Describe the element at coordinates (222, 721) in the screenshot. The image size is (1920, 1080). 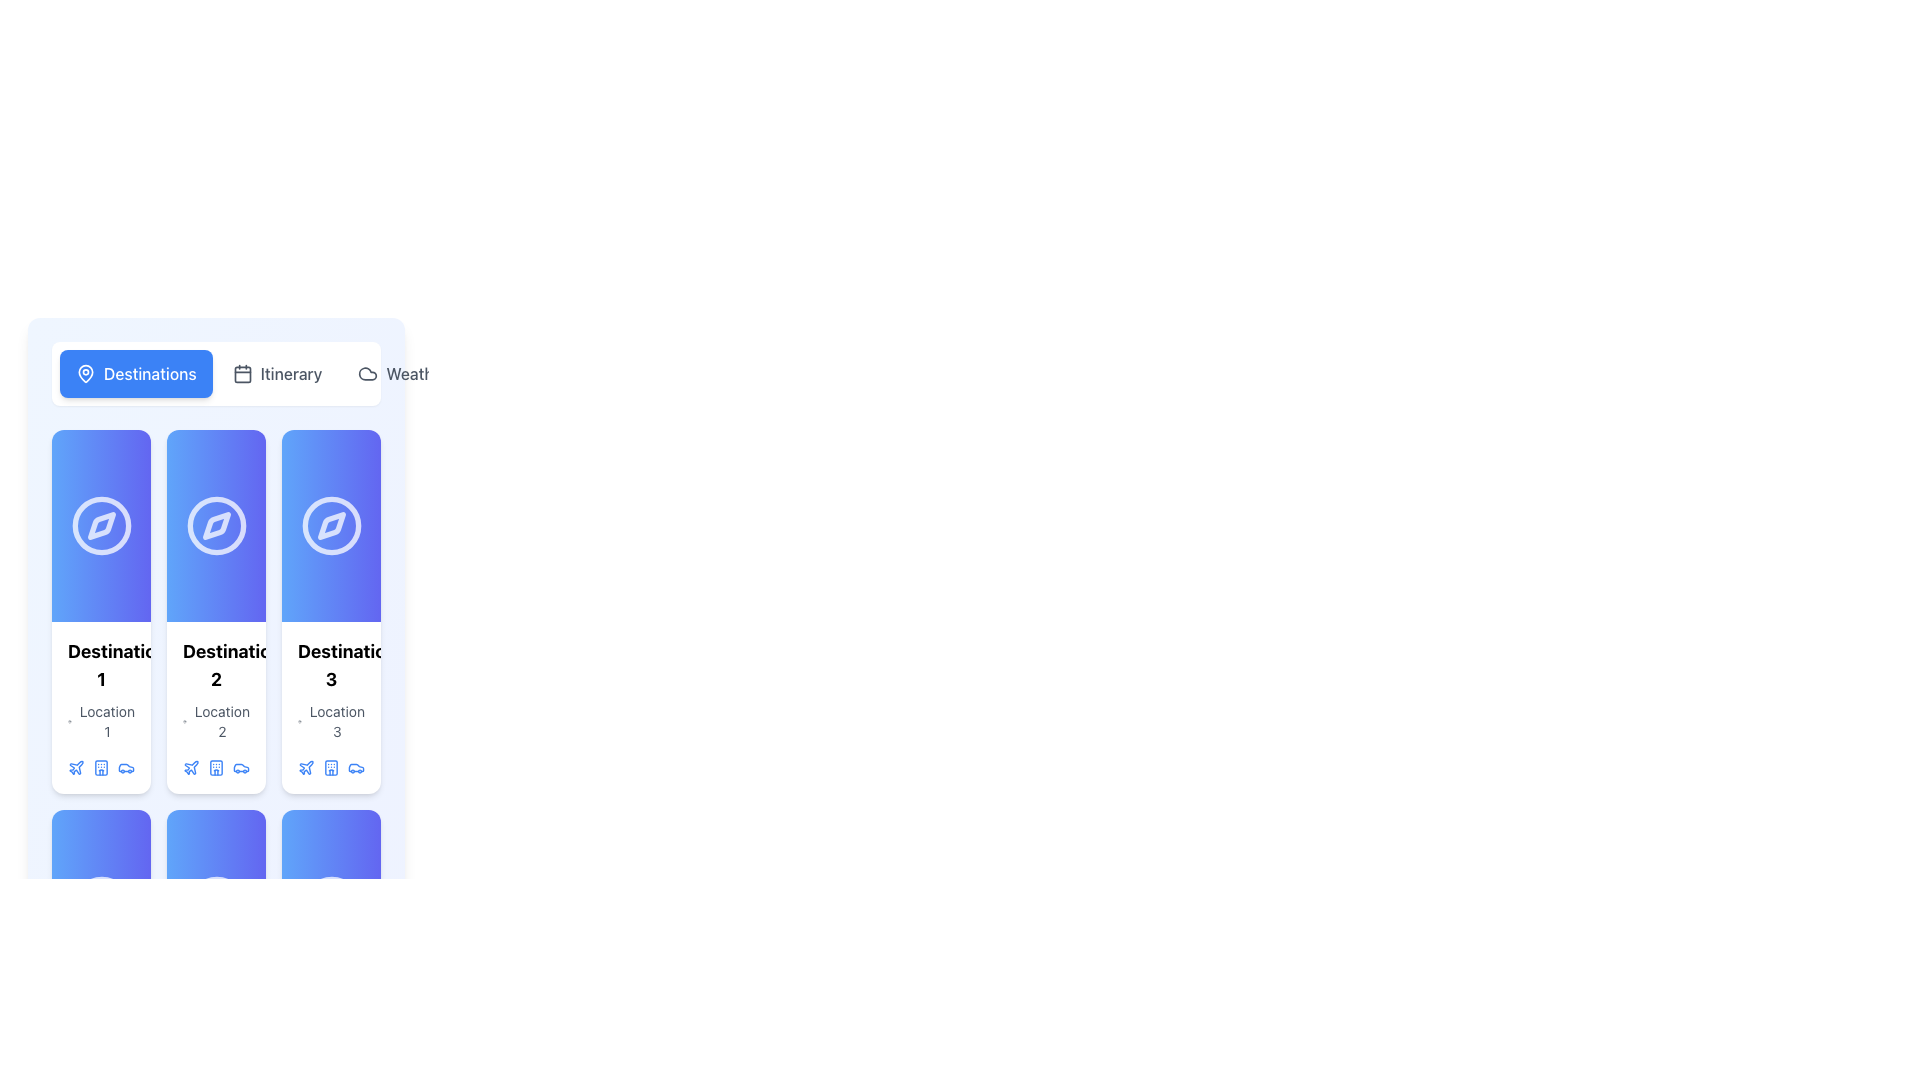
I see `text content of the label displaying 'Location 2', which is styled with gray color and located below the title 'Destination 2' in the second card layout` at that location.